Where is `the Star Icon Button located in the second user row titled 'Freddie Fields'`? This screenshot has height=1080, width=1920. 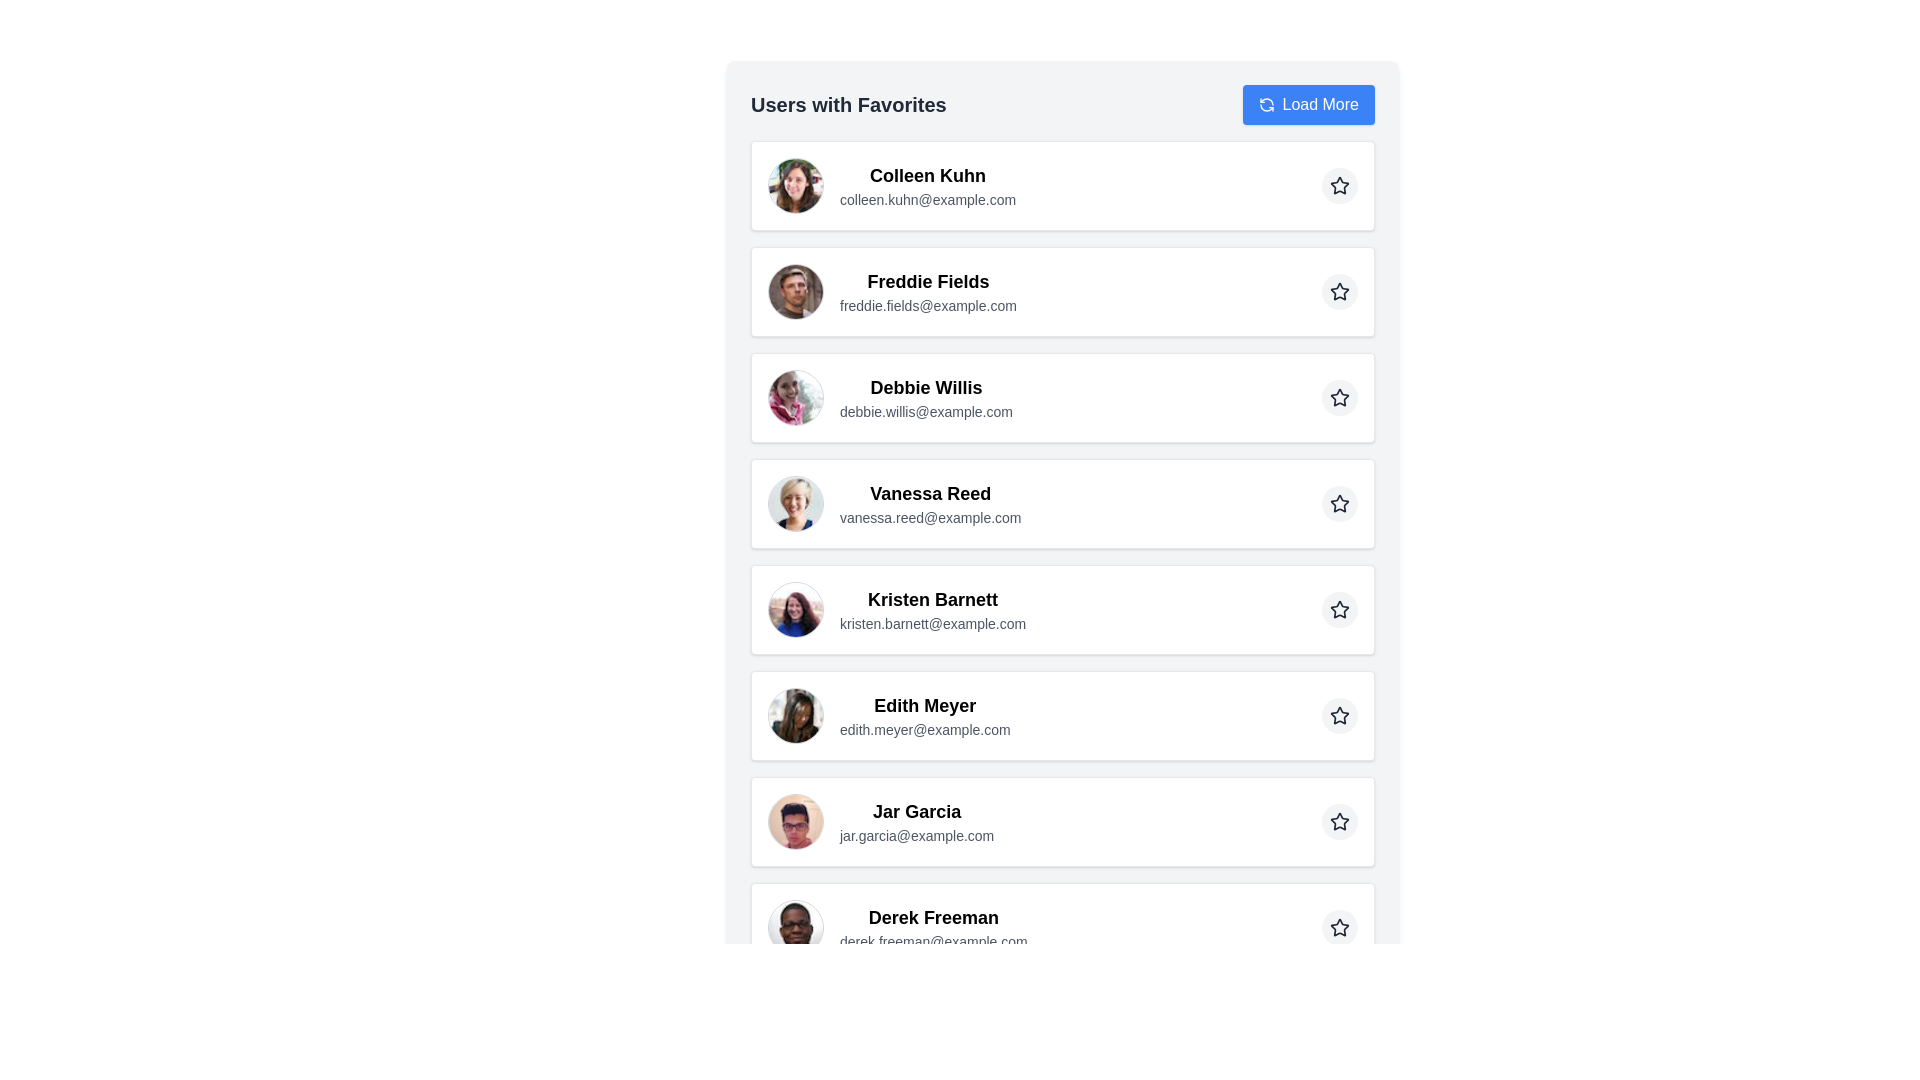
the Star Icon Button located in the second user row titled 'Freddie Fields' is located at coordinates (1339, 292).